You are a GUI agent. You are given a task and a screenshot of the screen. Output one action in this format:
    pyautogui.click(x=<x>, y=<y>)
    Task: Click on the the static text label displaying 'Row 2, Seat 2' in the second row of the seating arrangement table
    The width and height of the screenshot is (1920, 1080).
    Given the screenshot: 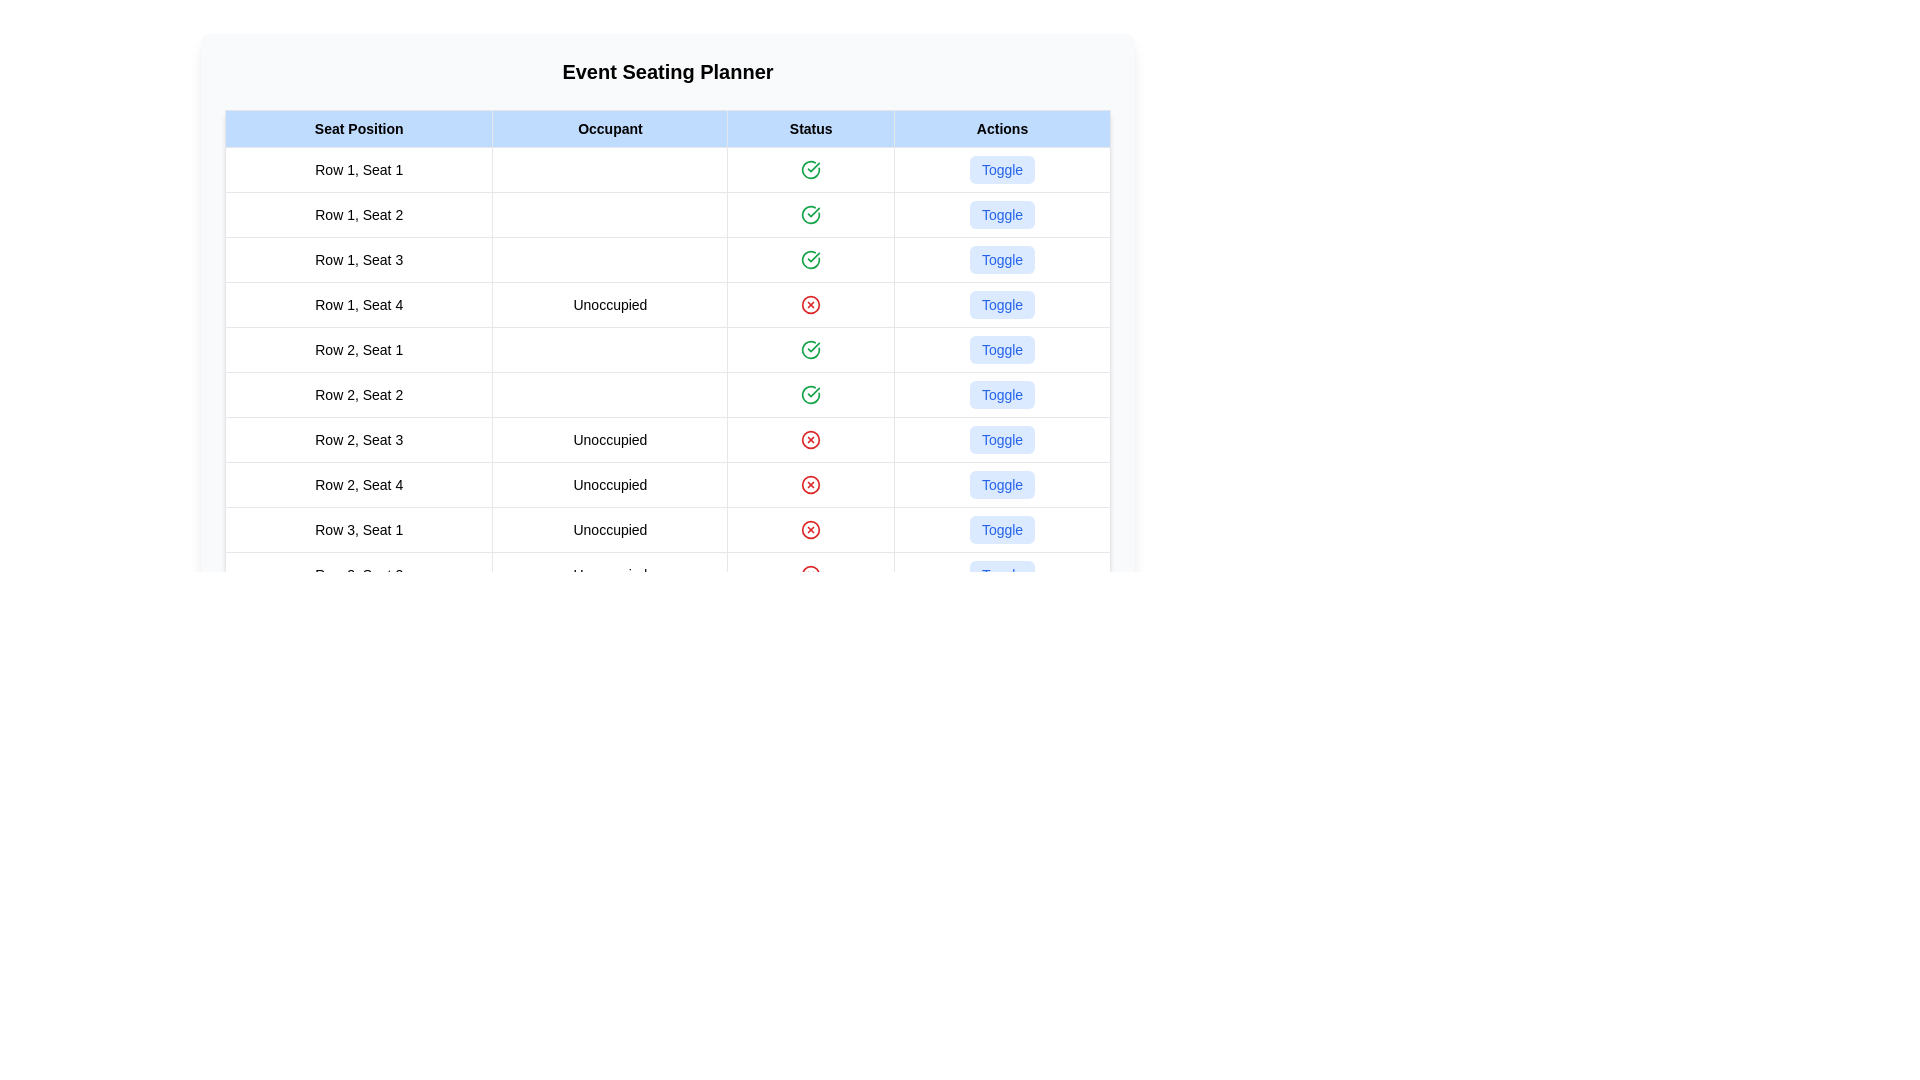 What is the action you would take?
    pyautogui.click(x=359, y=394)
    